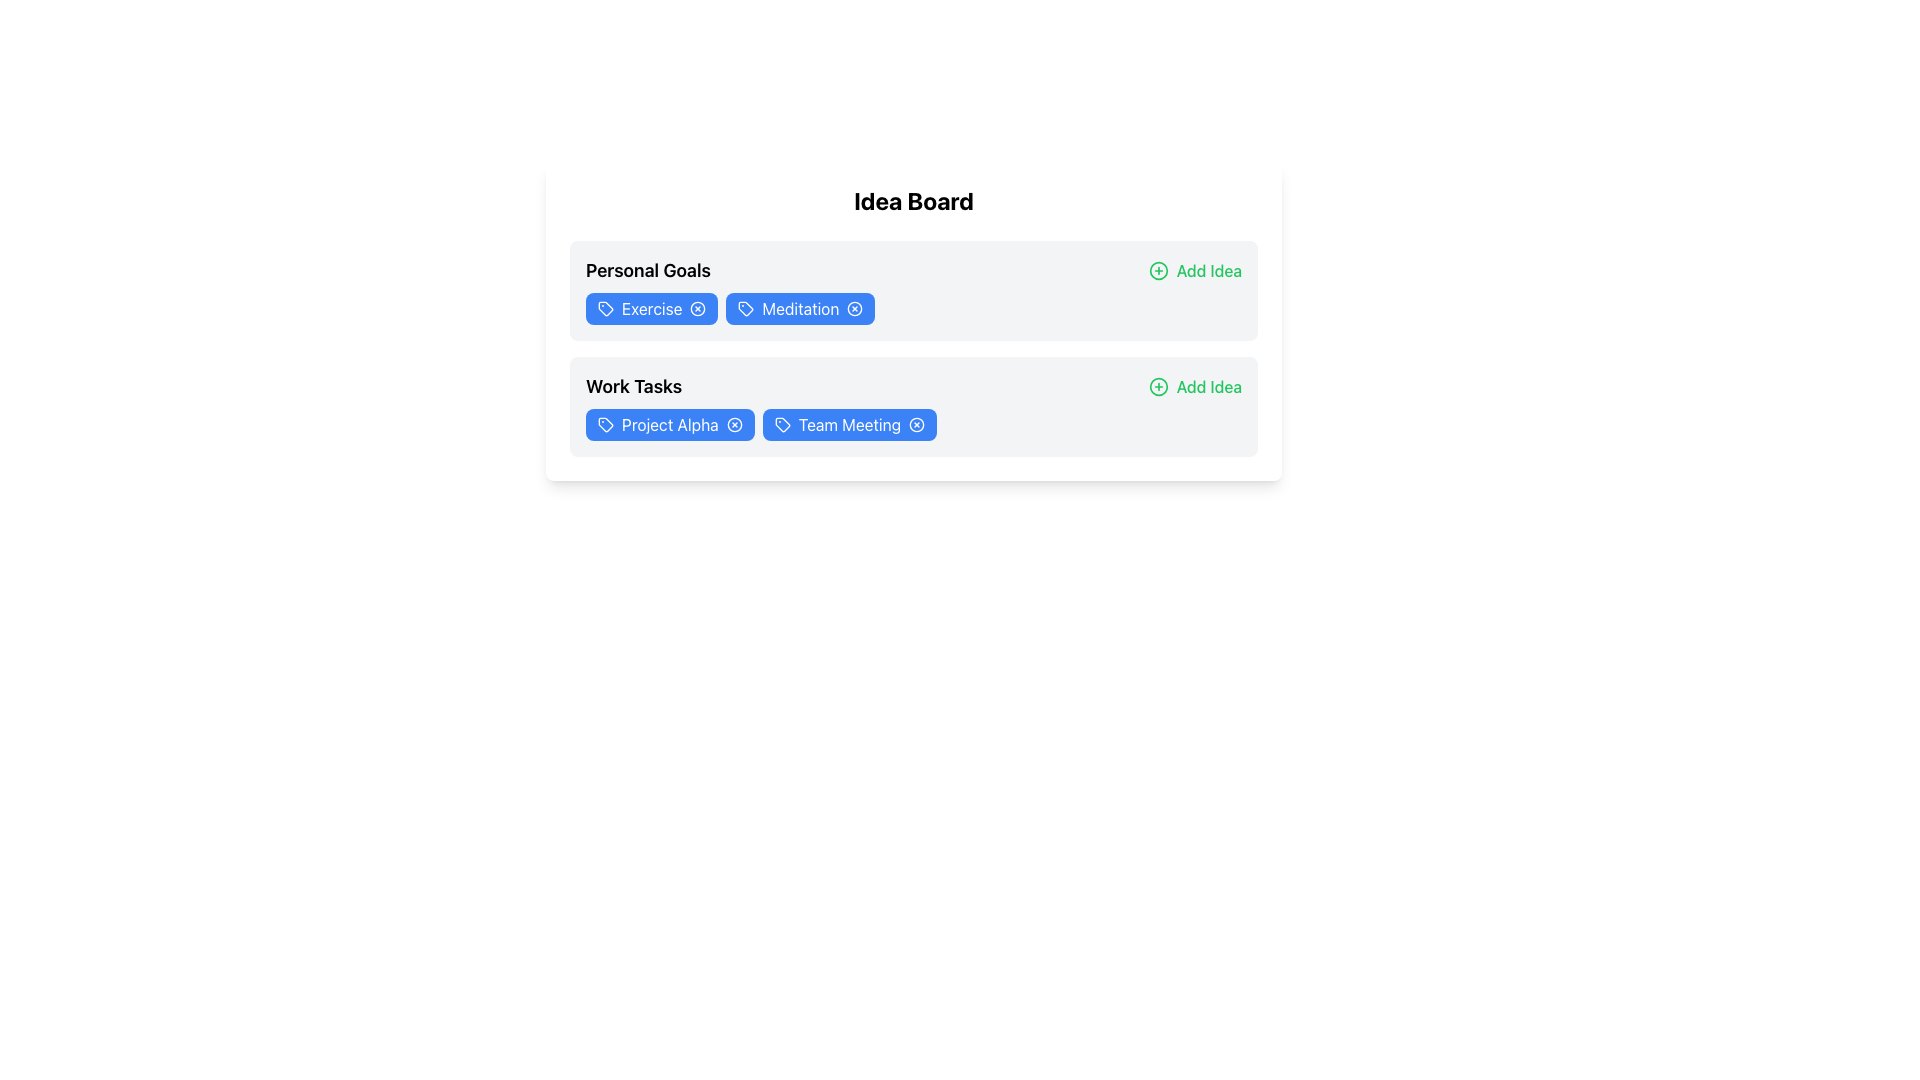 The width and height of the screenshot is (1920, 1080). I want to click on the circular icon with a cross symbol, so click(698, 308).